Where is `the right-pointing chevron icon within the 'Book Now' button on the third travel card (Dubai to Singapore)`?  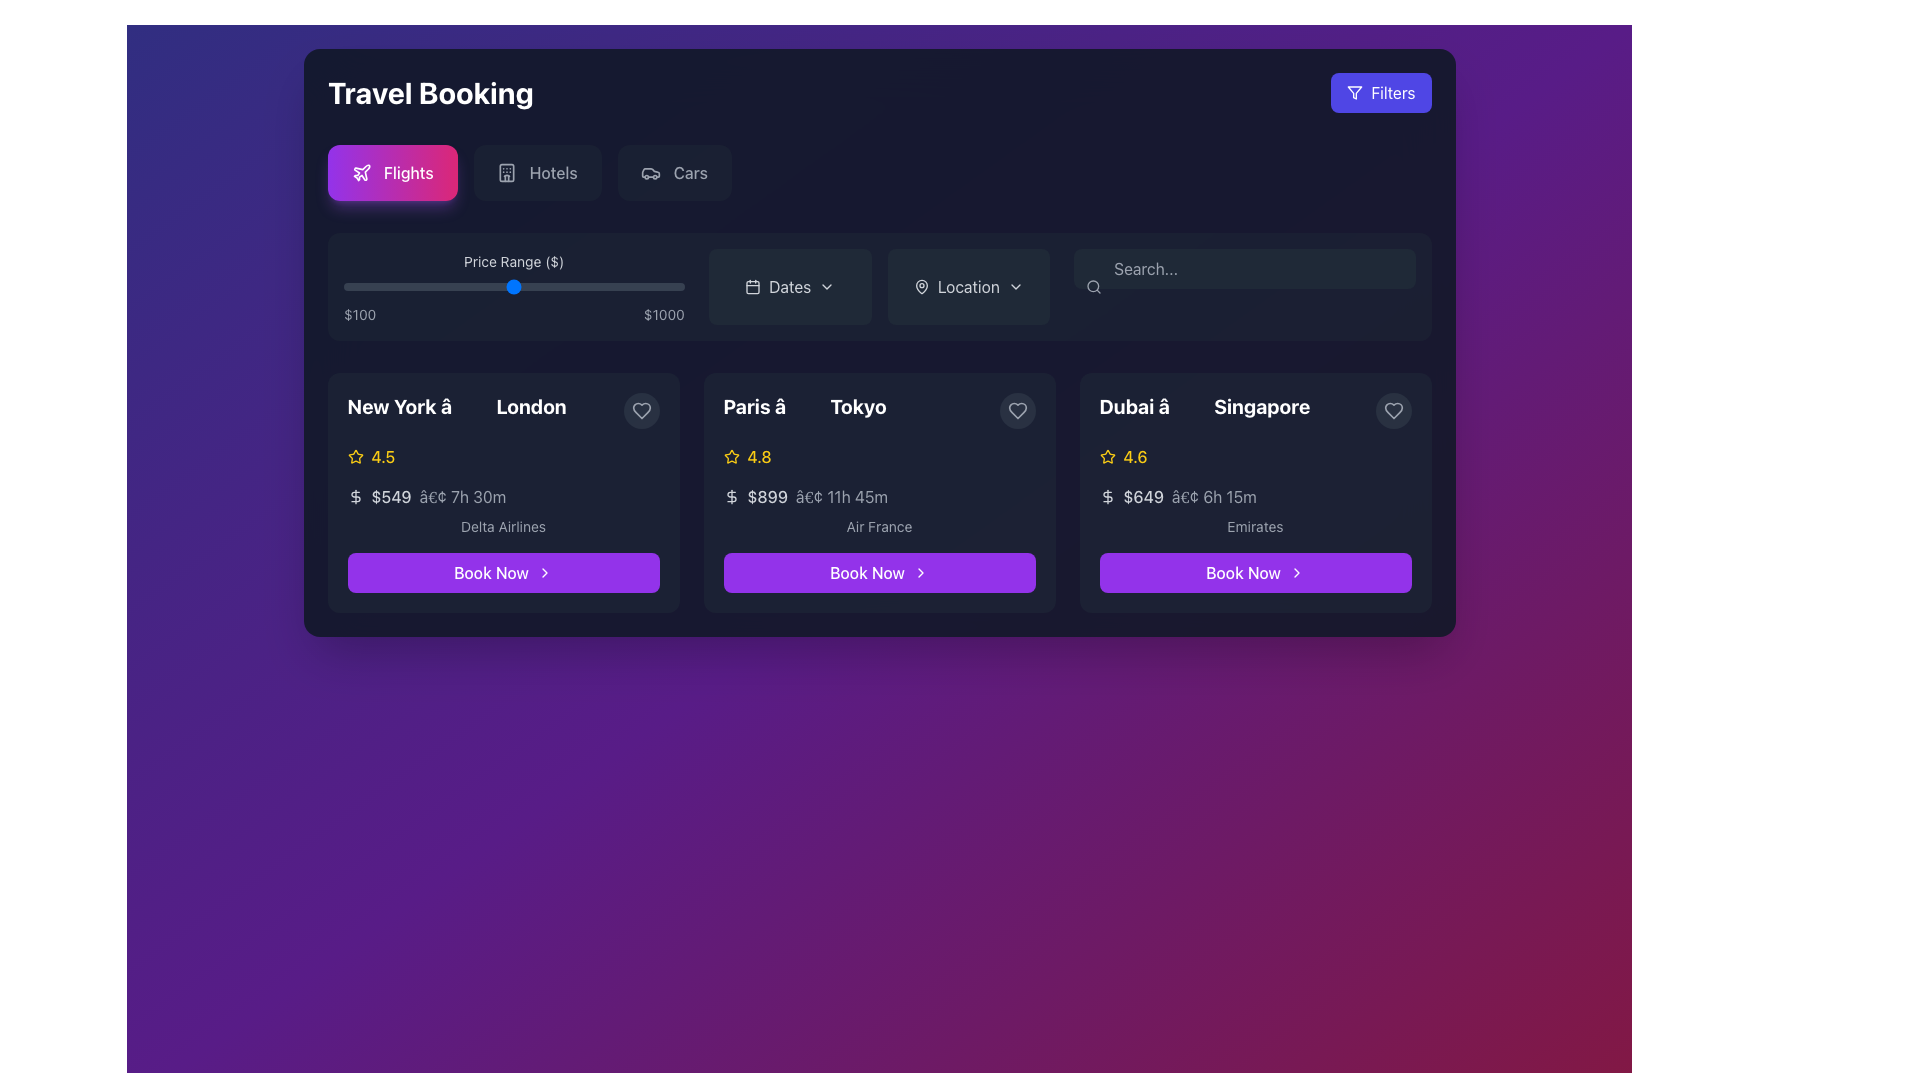 the right-pointing chevron icon within the 'Book Now' button on the third travel card (Dubai to Singapore) is located at coordinates (1296, 573).